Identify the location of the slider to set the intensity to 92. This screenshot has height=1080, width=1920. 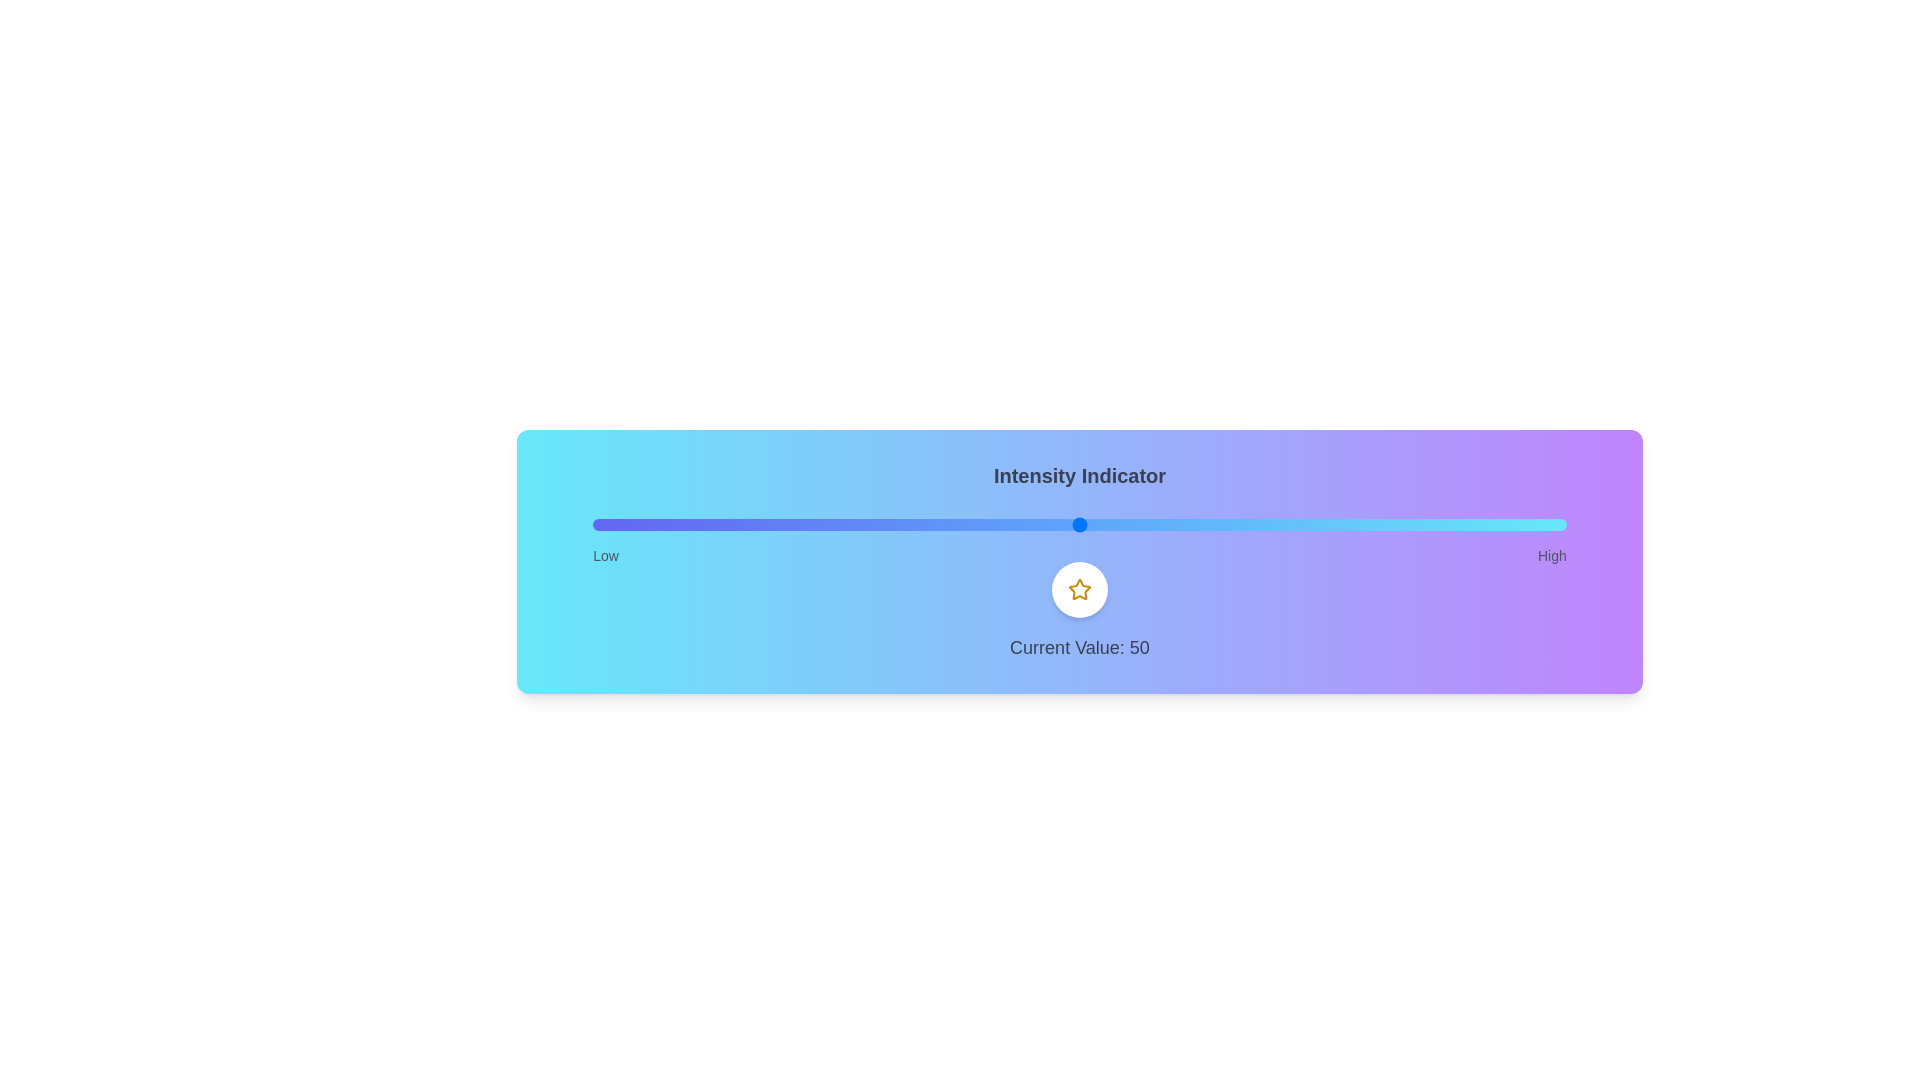
(1488, 523).